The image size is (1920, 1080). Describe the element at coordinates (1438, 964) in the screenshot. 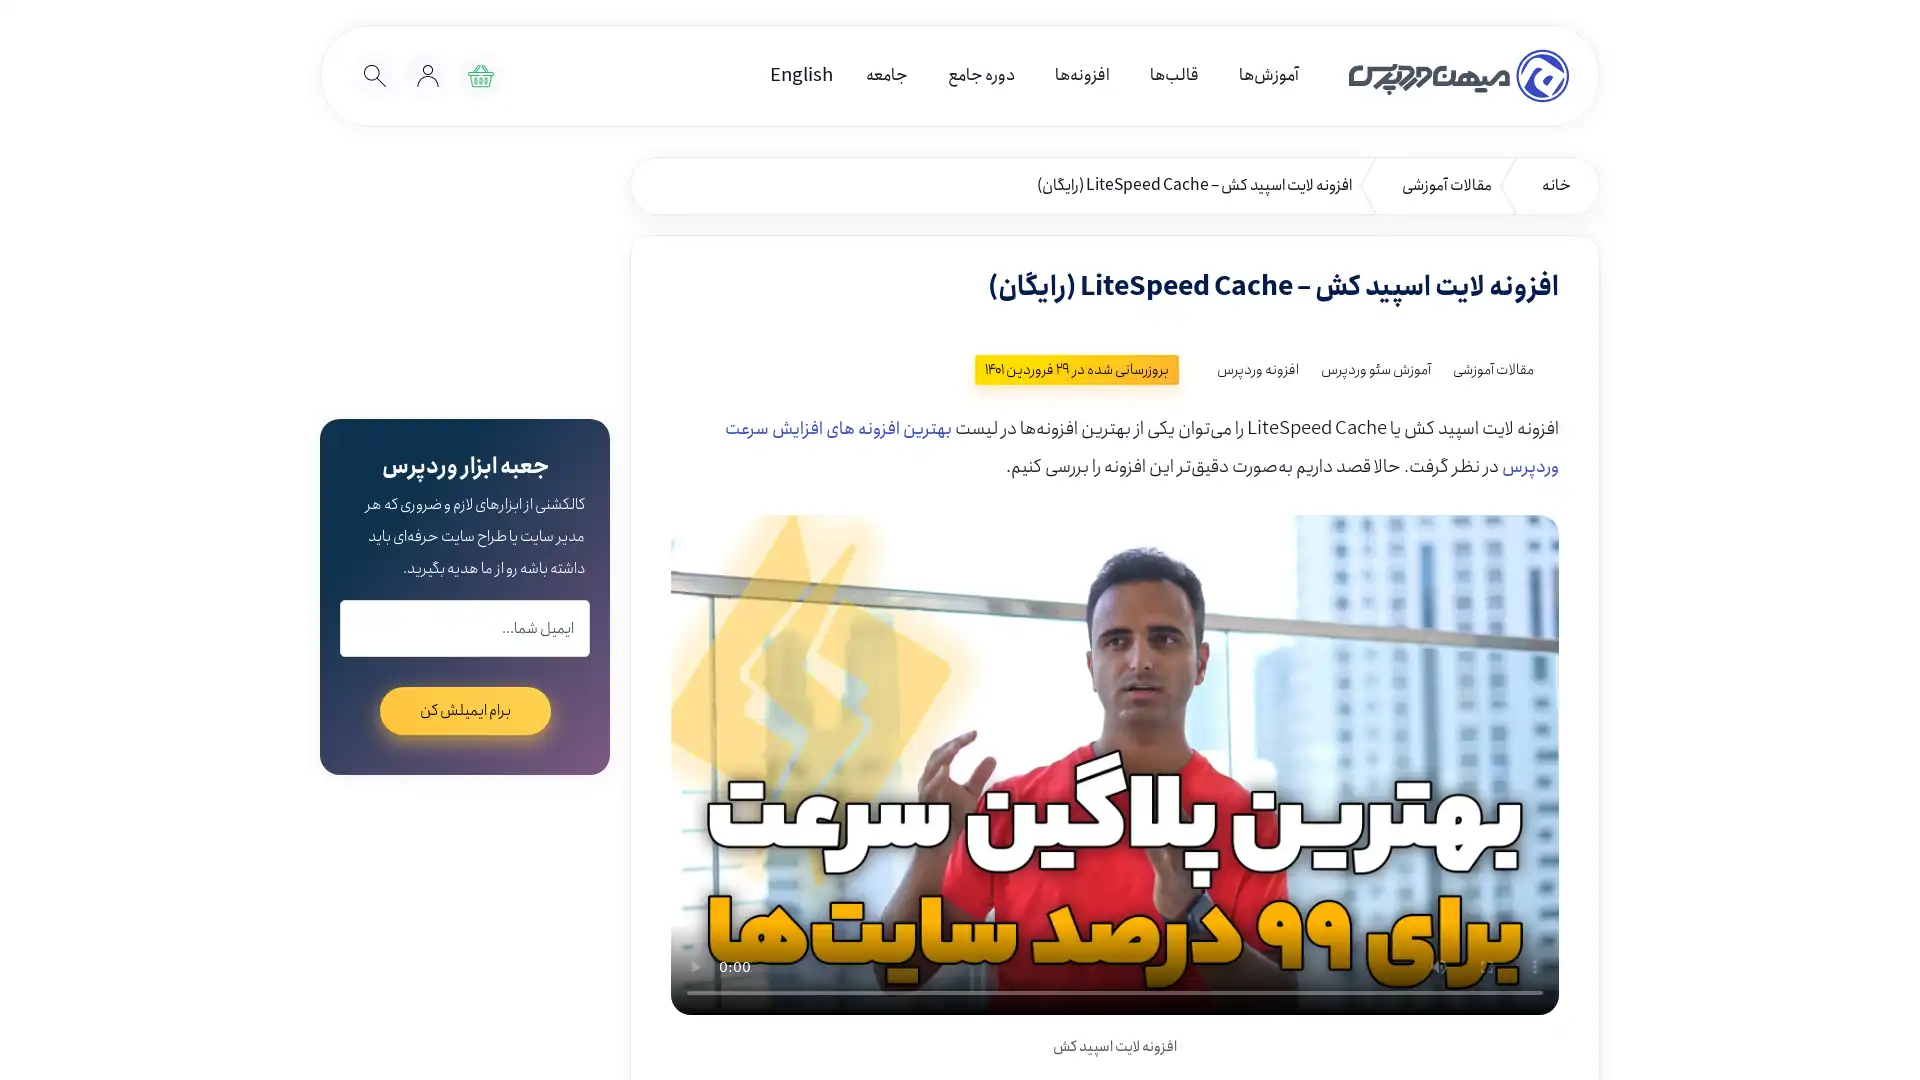

I see `mute` at that location.